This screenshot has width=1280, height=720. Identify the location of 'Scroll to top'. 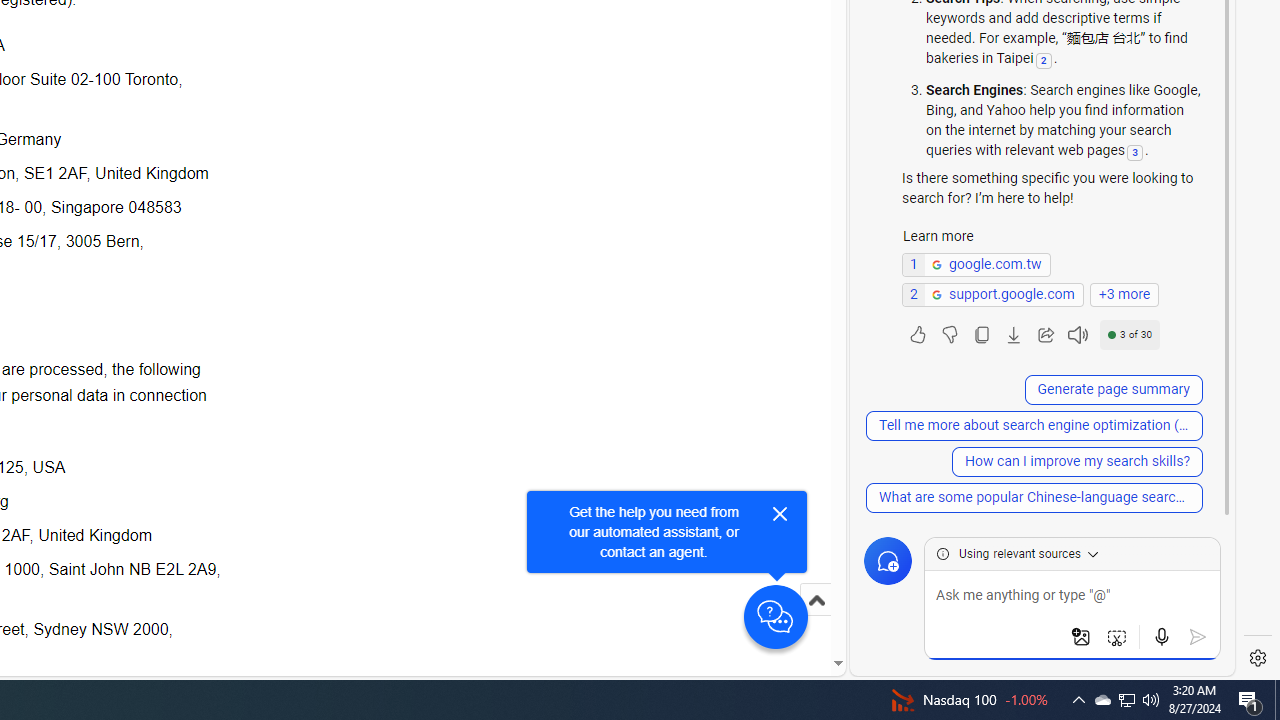
(816, 620).